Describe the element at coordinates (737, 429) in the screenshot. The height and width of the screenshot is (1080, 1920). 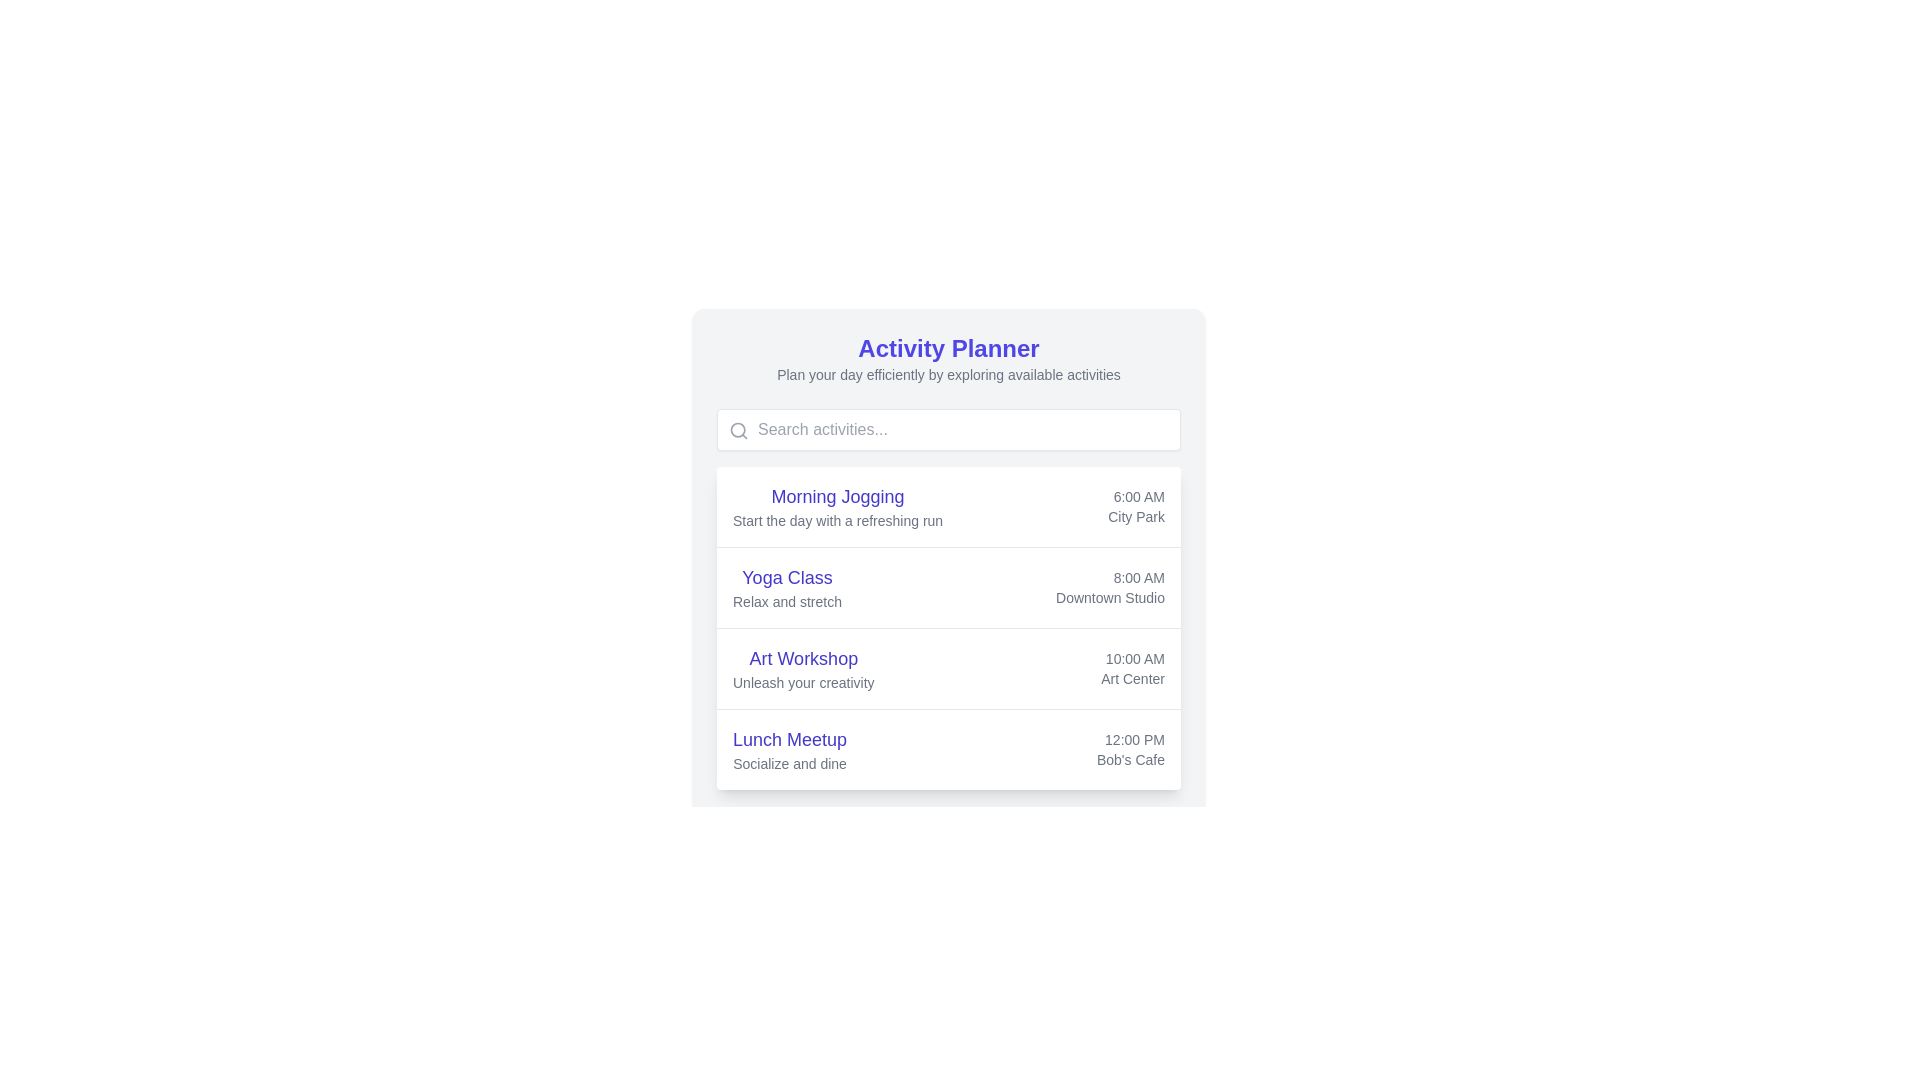
I see `the decorative circle within the search icon located in the top-left corner of the text input box labeled 'Search activities...'` at that location.